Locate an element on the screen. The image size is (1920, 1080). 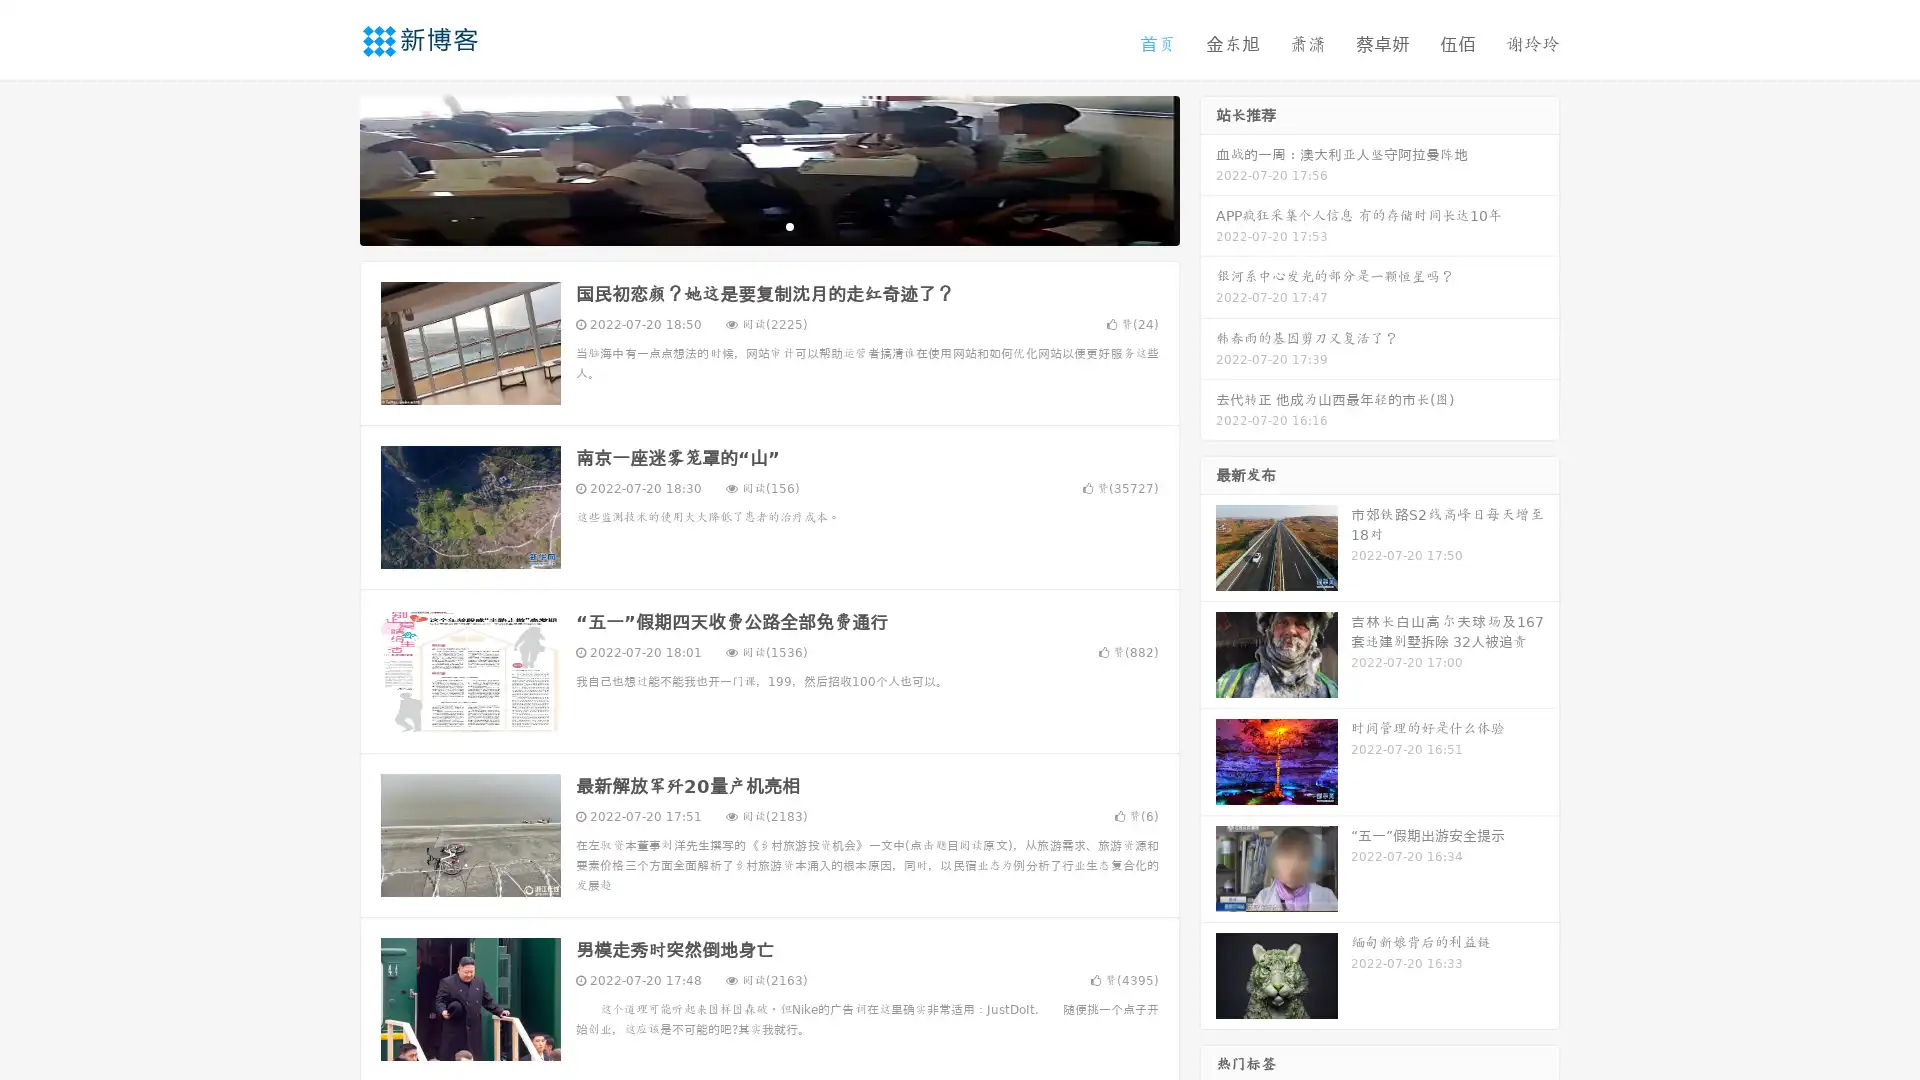
Go to slide 3 is located at coordinates (789, 225).